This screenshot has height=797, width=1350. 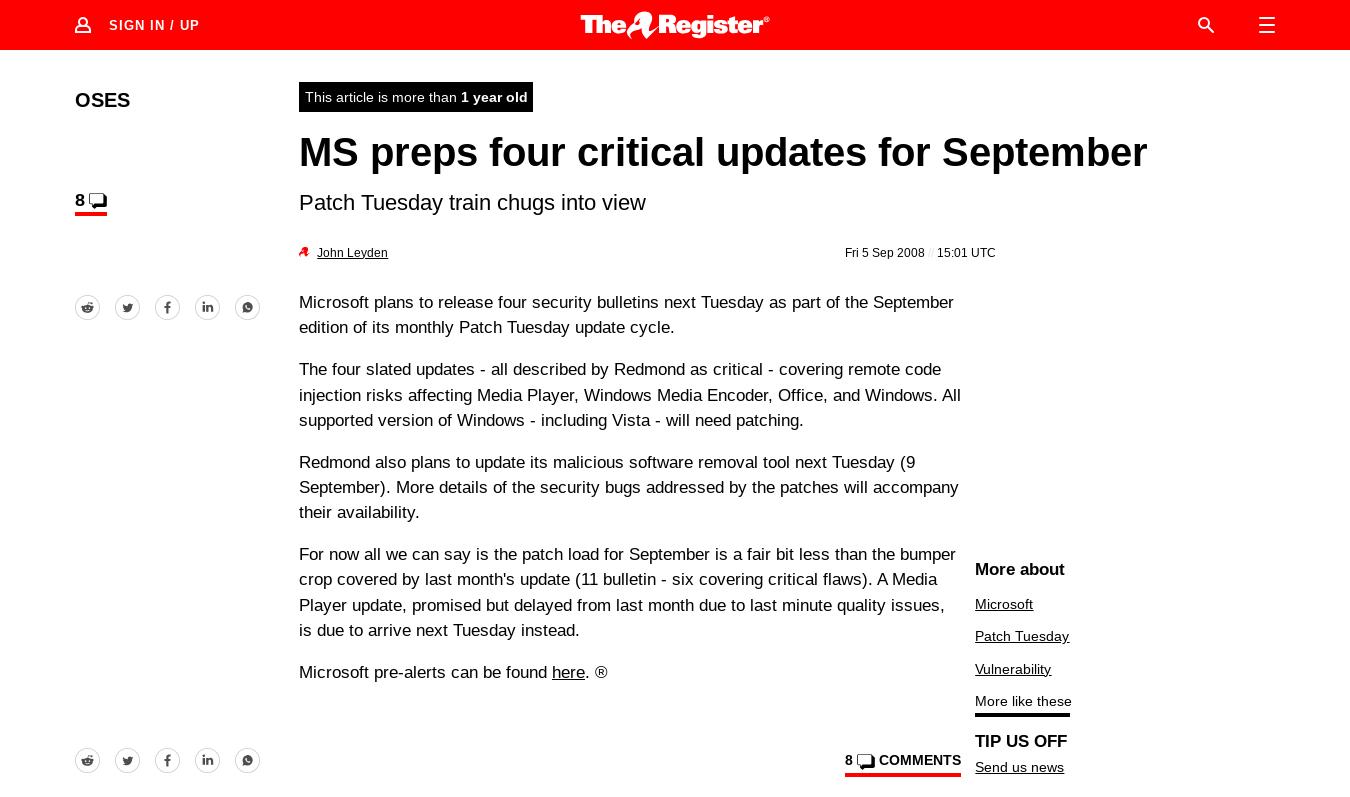 I want to click on 'OSes', so click(x=74, y=98).